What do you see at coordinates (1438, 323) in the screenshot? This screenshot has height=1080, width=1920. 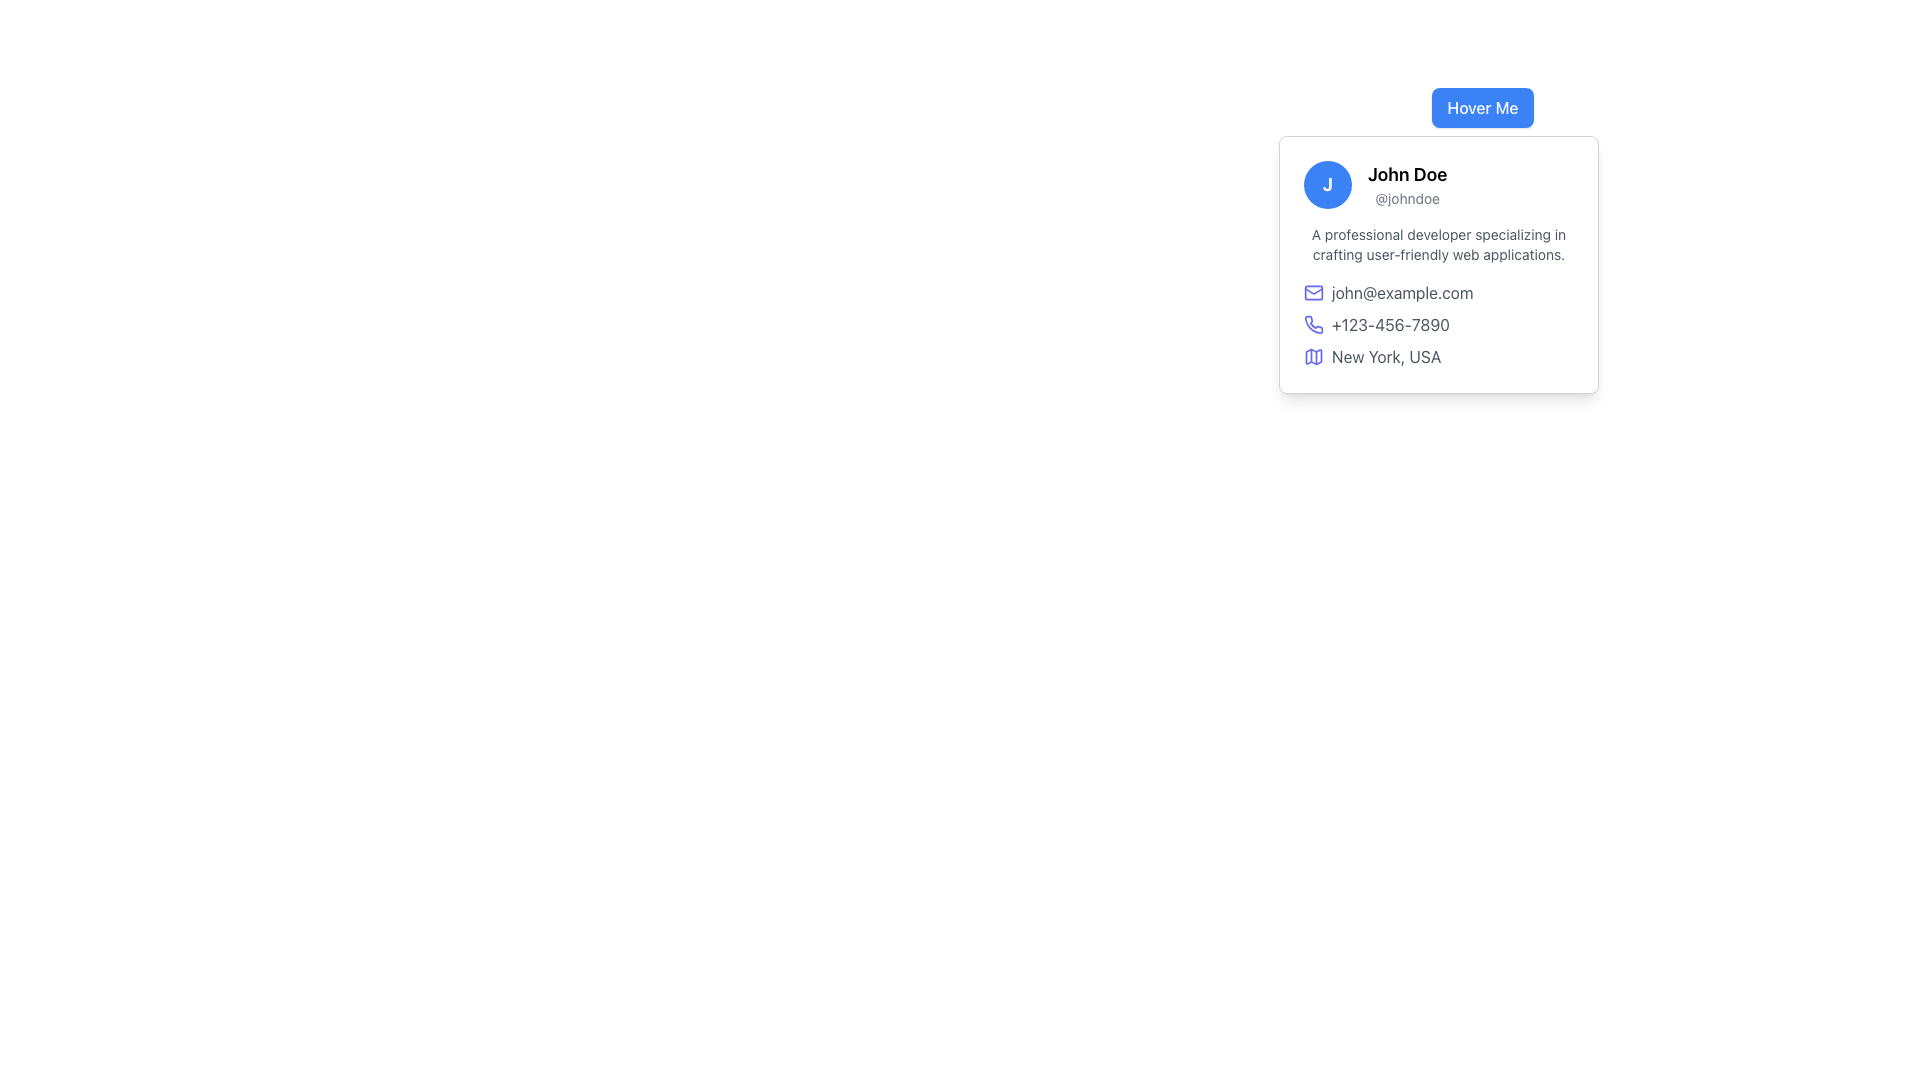 I see `the phone number element styled with gray text and accompanied by an indigo phone icon to initiate a phone call` at bounding box center [1438, 323].